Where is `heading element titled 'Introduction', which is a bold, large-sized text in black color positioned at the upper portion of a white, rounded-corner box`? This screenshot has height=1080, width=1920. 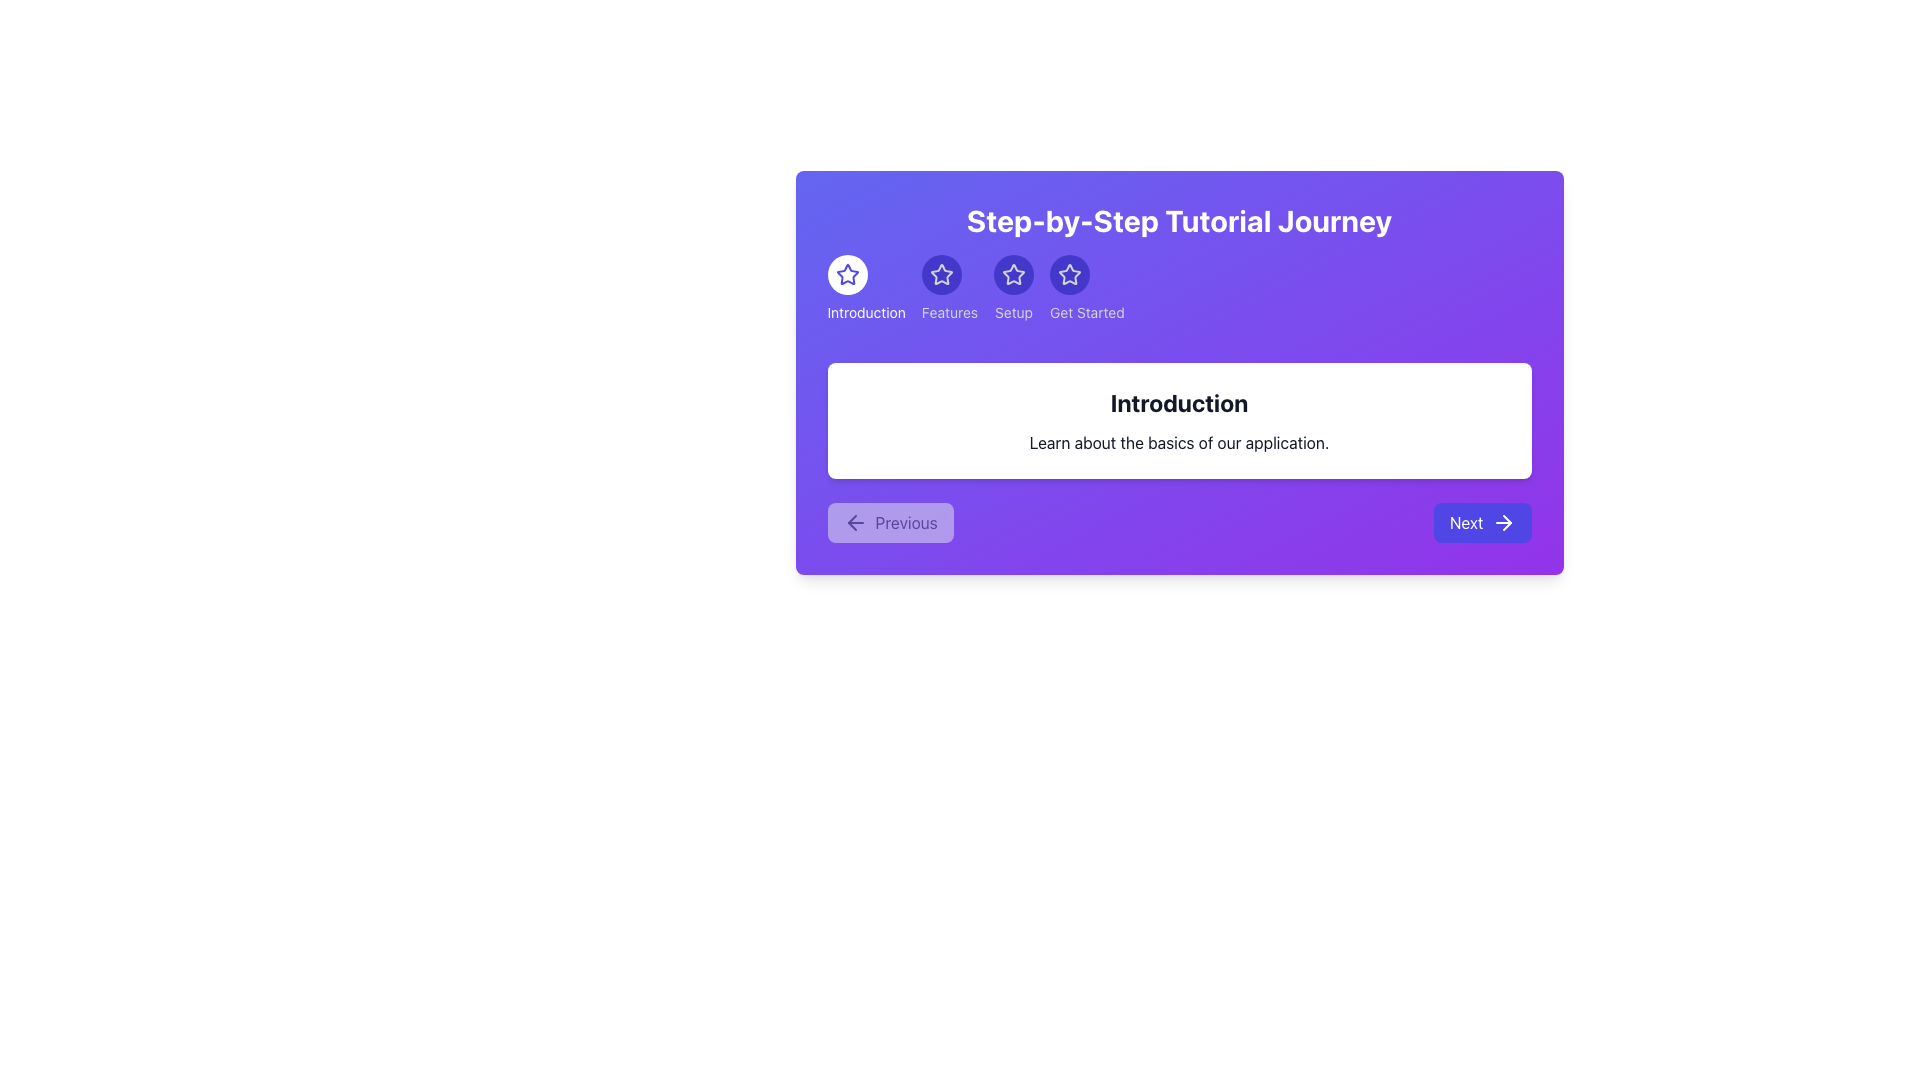 heading element titled 'Introduction', which is a bold, large-sized text in black color positioned at the upper portion of a white, rounded-corner box is located at coordinates (1179, 402).